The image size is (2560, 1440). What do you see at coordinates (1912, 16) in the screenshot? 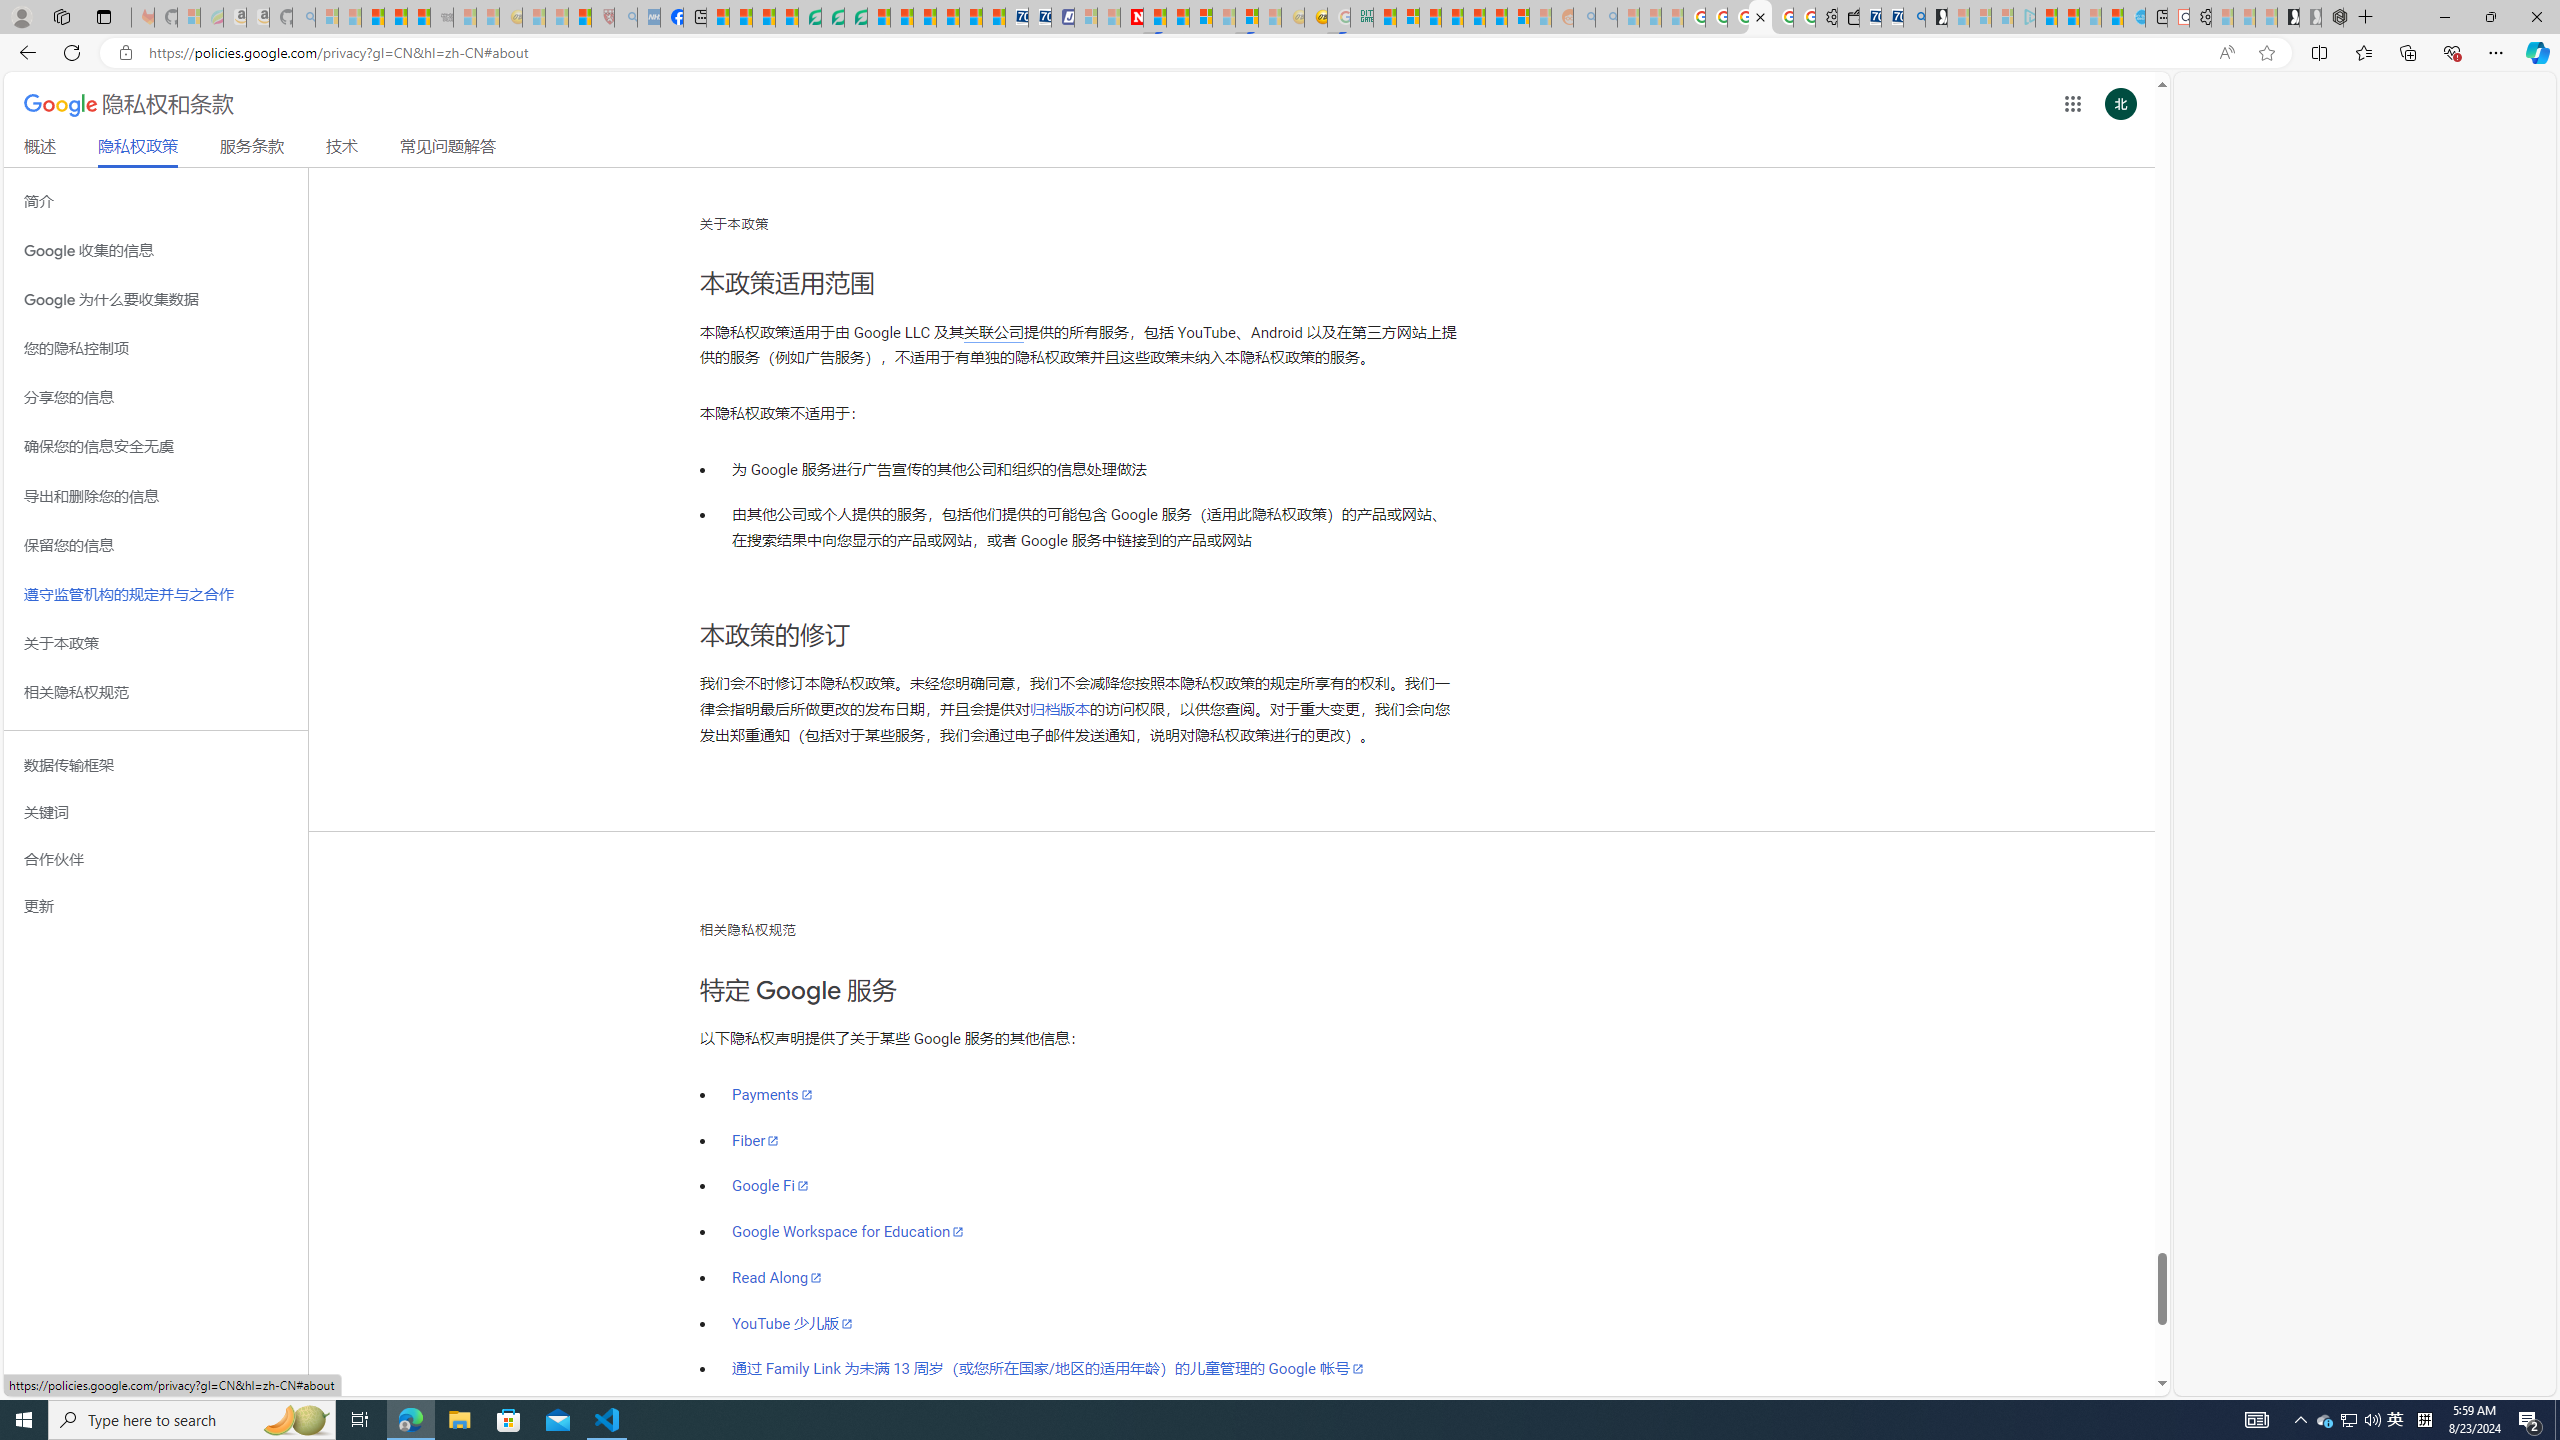
I see `'Bing Real Estate - Home sales and rental listings'` at bounding box center [1912, 16].